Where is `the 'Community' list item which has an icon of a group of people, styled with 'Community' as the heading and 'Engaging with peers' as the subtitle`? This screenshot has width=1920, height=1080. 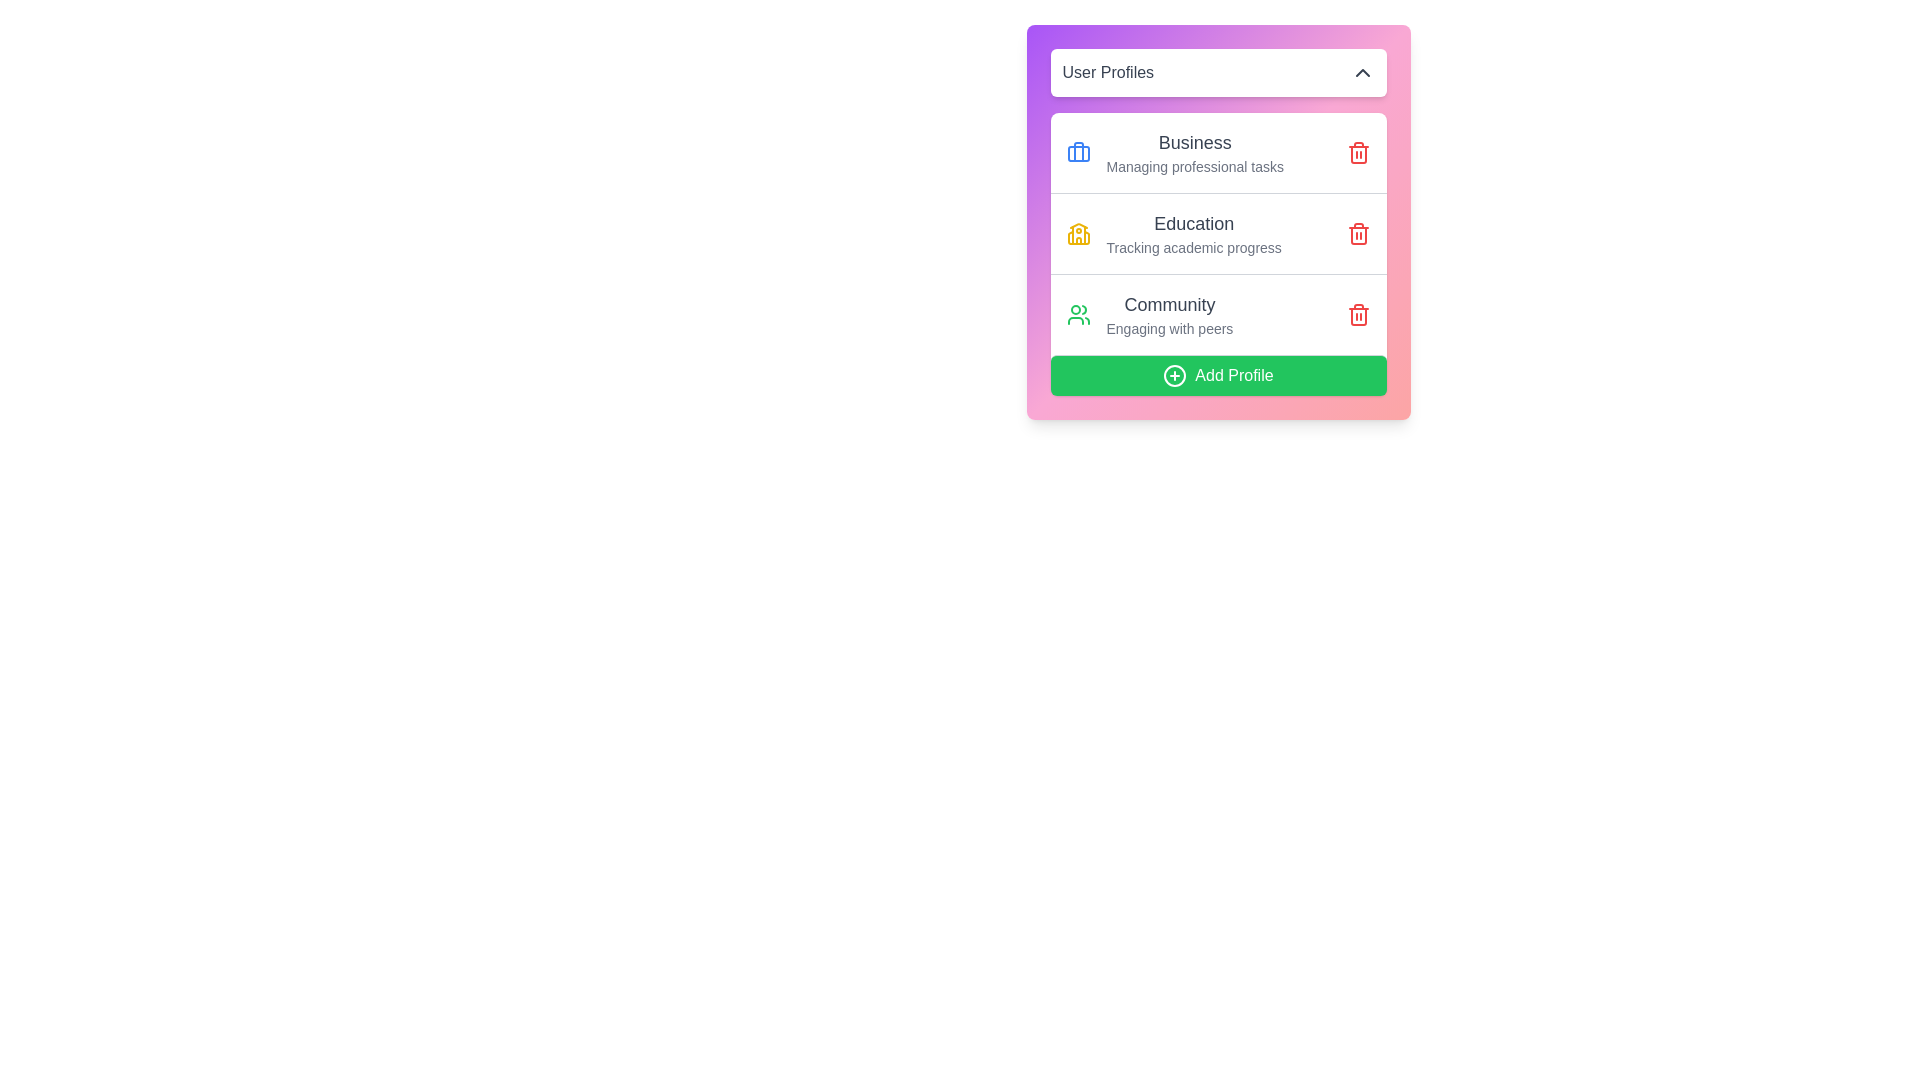
the 'Community' list item which has an icon of a group of people, styled with 'Community' as the heading and 'Engaging with peers' as the subtitle is located at coordinates (1149, 315).